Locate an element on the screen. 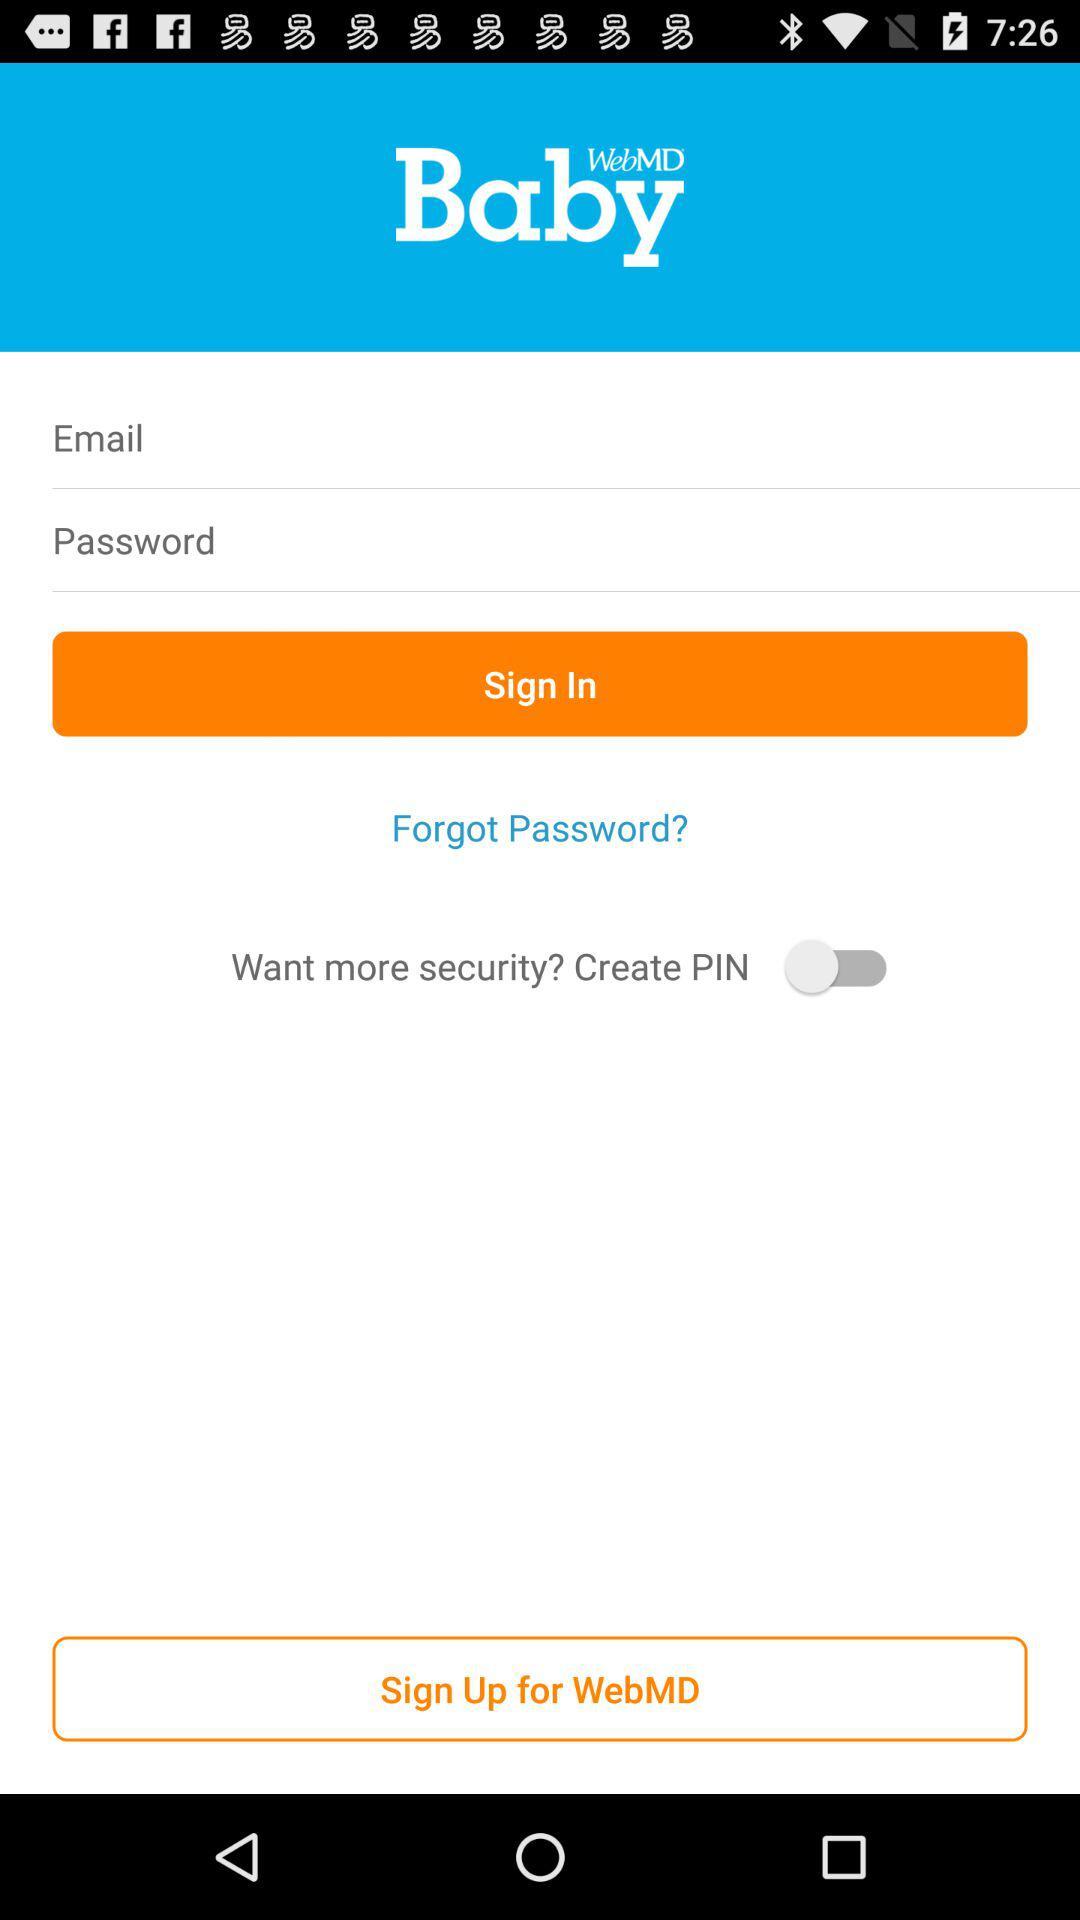  the sign up for is located at coordinates (540, 1688).